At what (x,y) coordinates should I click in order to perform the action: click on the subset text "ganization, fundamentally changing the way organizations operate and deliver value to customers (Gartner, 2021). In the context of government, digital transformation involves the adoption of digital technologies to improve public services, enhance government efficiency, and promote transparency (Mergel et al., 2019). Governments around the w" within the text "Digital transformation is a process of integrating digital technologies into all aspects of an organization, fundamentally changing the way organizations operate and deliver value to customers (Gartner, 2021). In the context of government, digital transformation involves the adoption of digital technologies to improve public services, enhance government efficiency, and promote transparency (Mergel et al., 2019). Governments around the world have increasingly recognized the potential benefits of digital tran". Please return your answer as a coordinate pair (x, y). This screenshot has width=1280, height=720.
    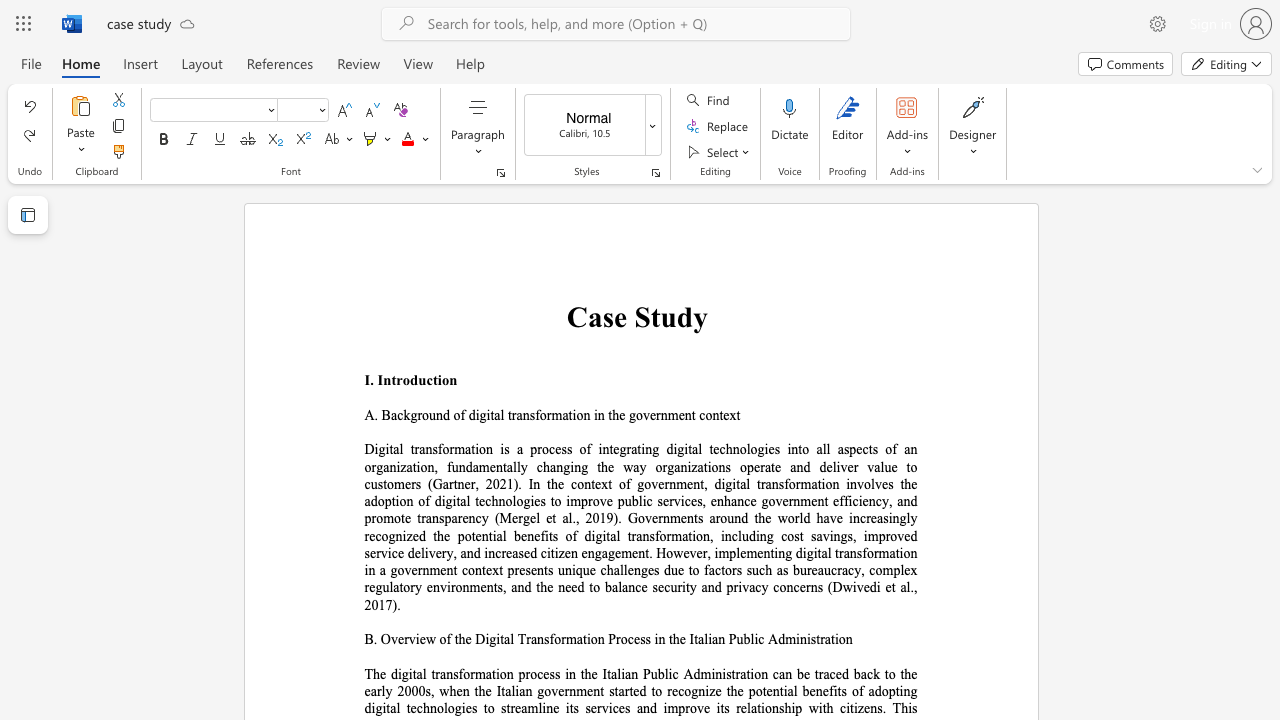
    Looking at the image, I should click on (376, 467).